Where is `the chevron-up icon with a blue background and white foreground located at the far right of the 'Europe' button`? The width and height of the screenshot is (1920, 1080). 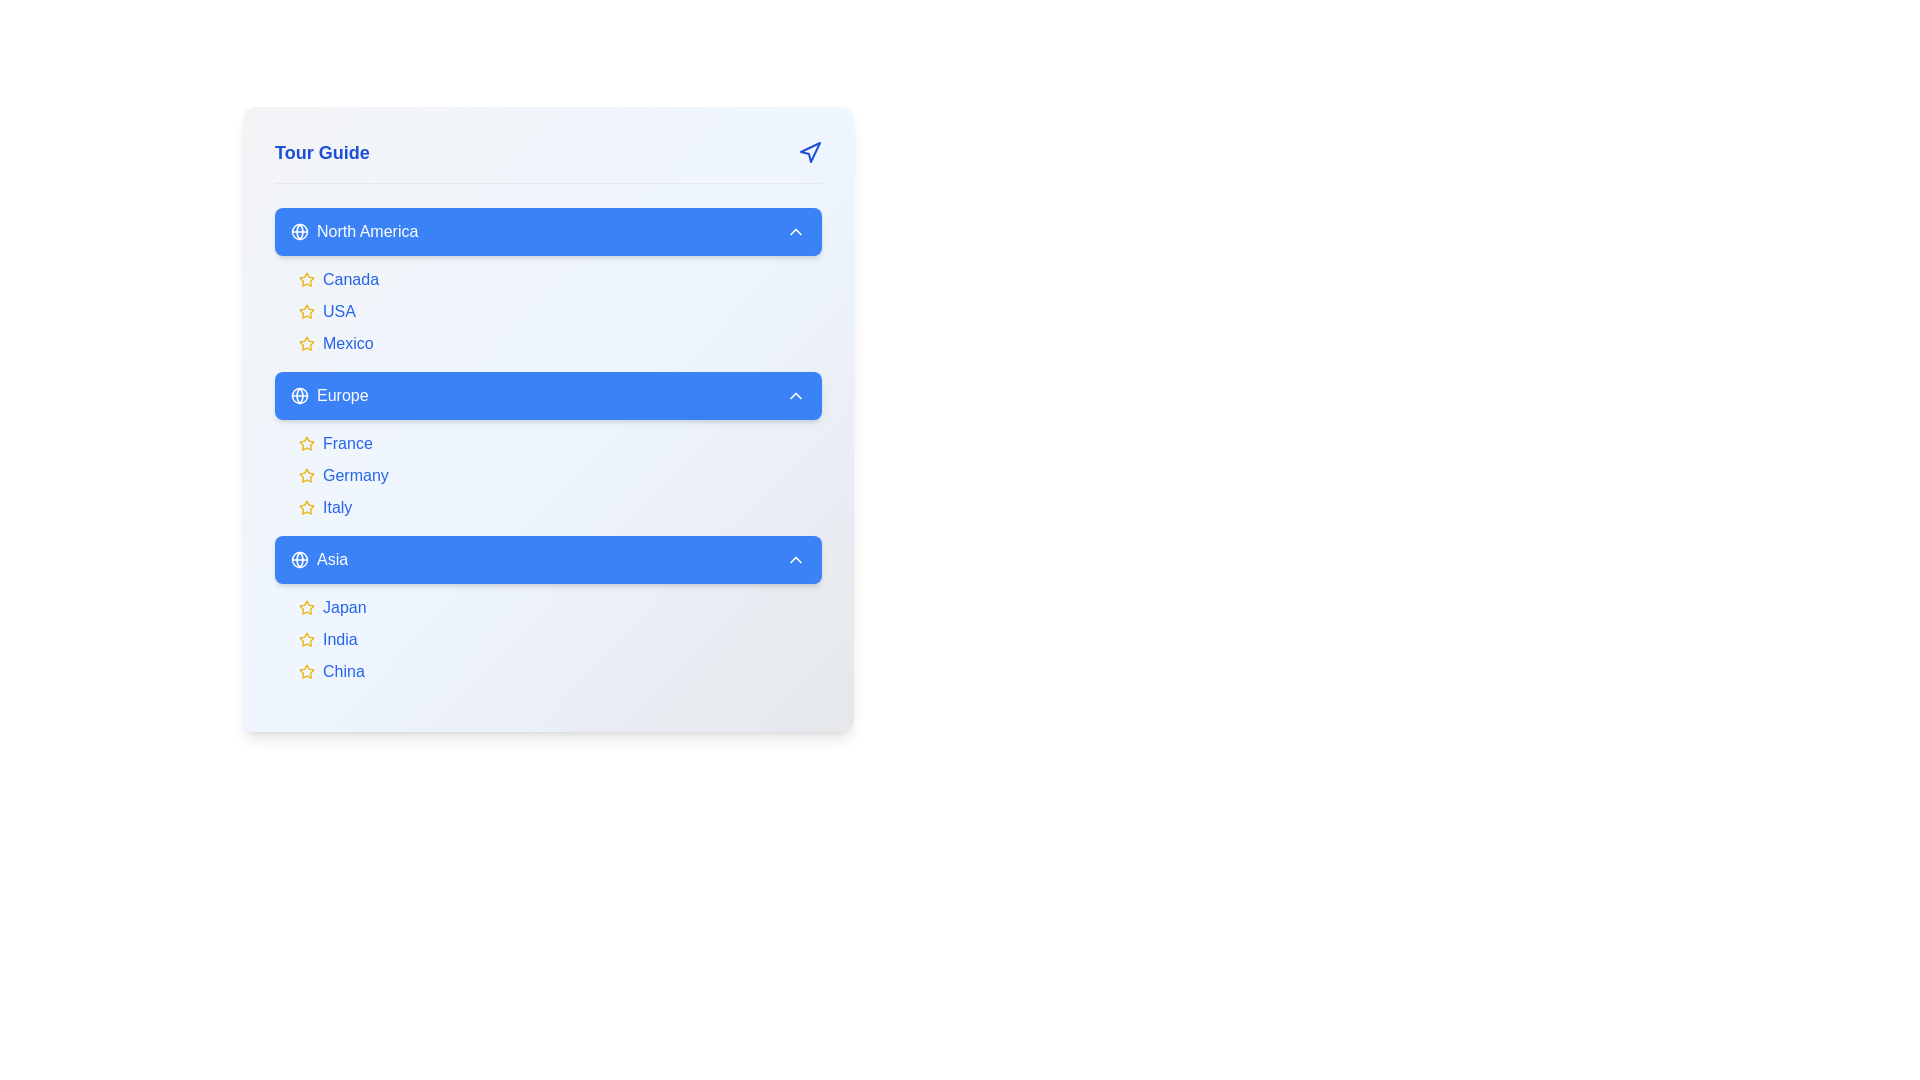
the chevron-up icon with a blue background and white foreground located at the far right of the 'Europe' button is located at coordinates (795, 396).